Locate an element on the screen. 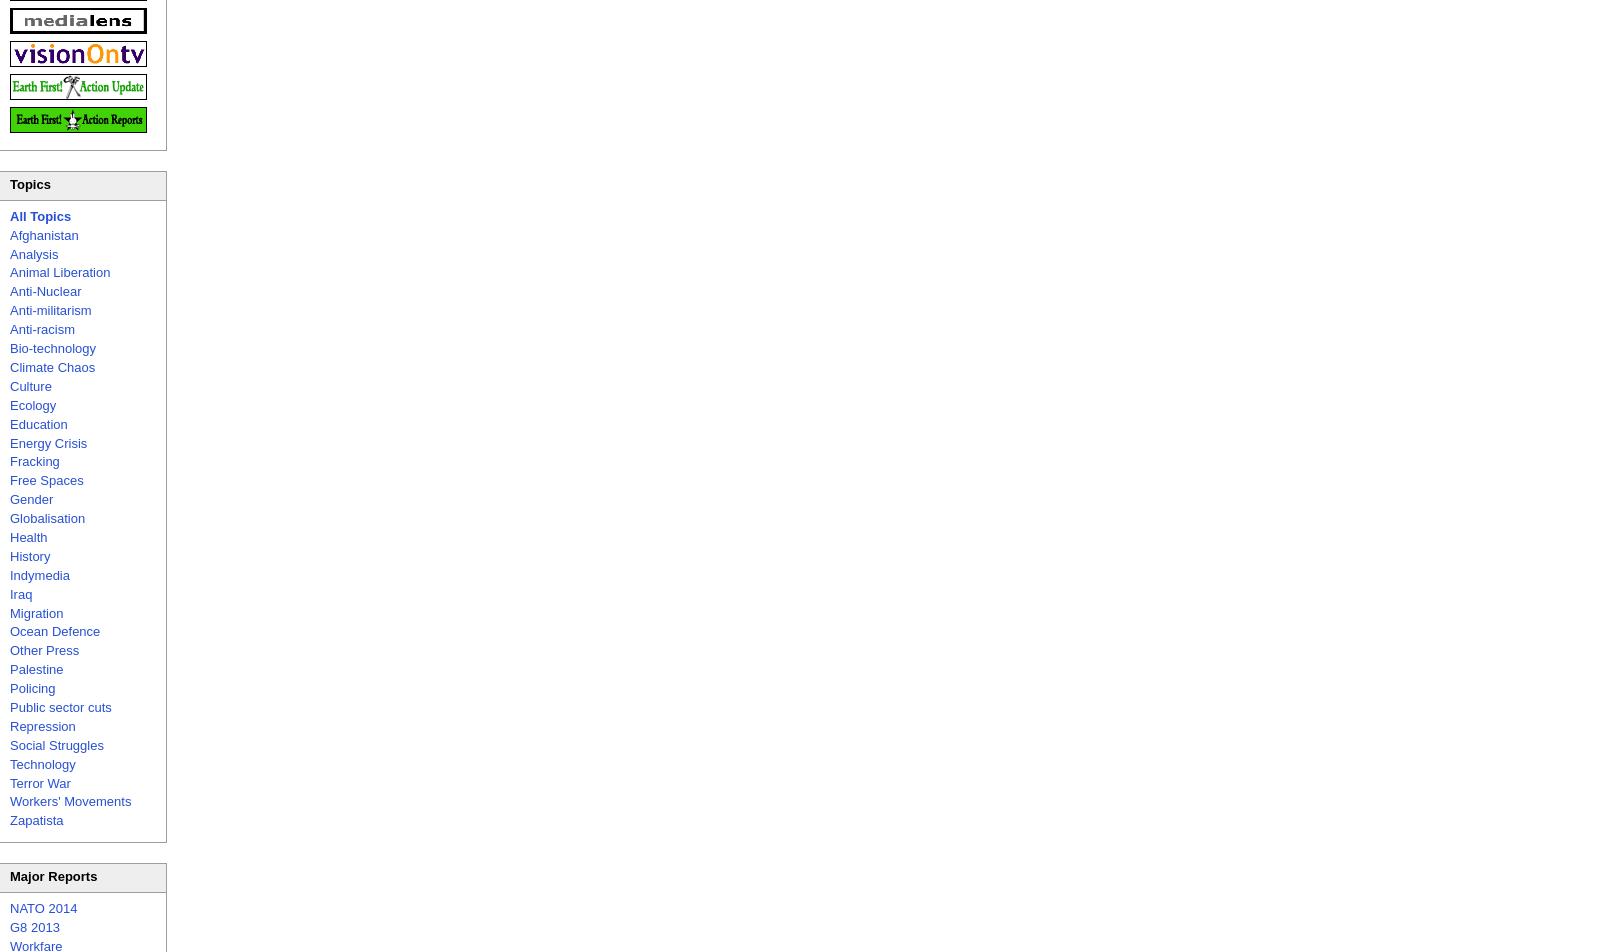  'Anti-Nuclear' is located at coordinates (44, 291).